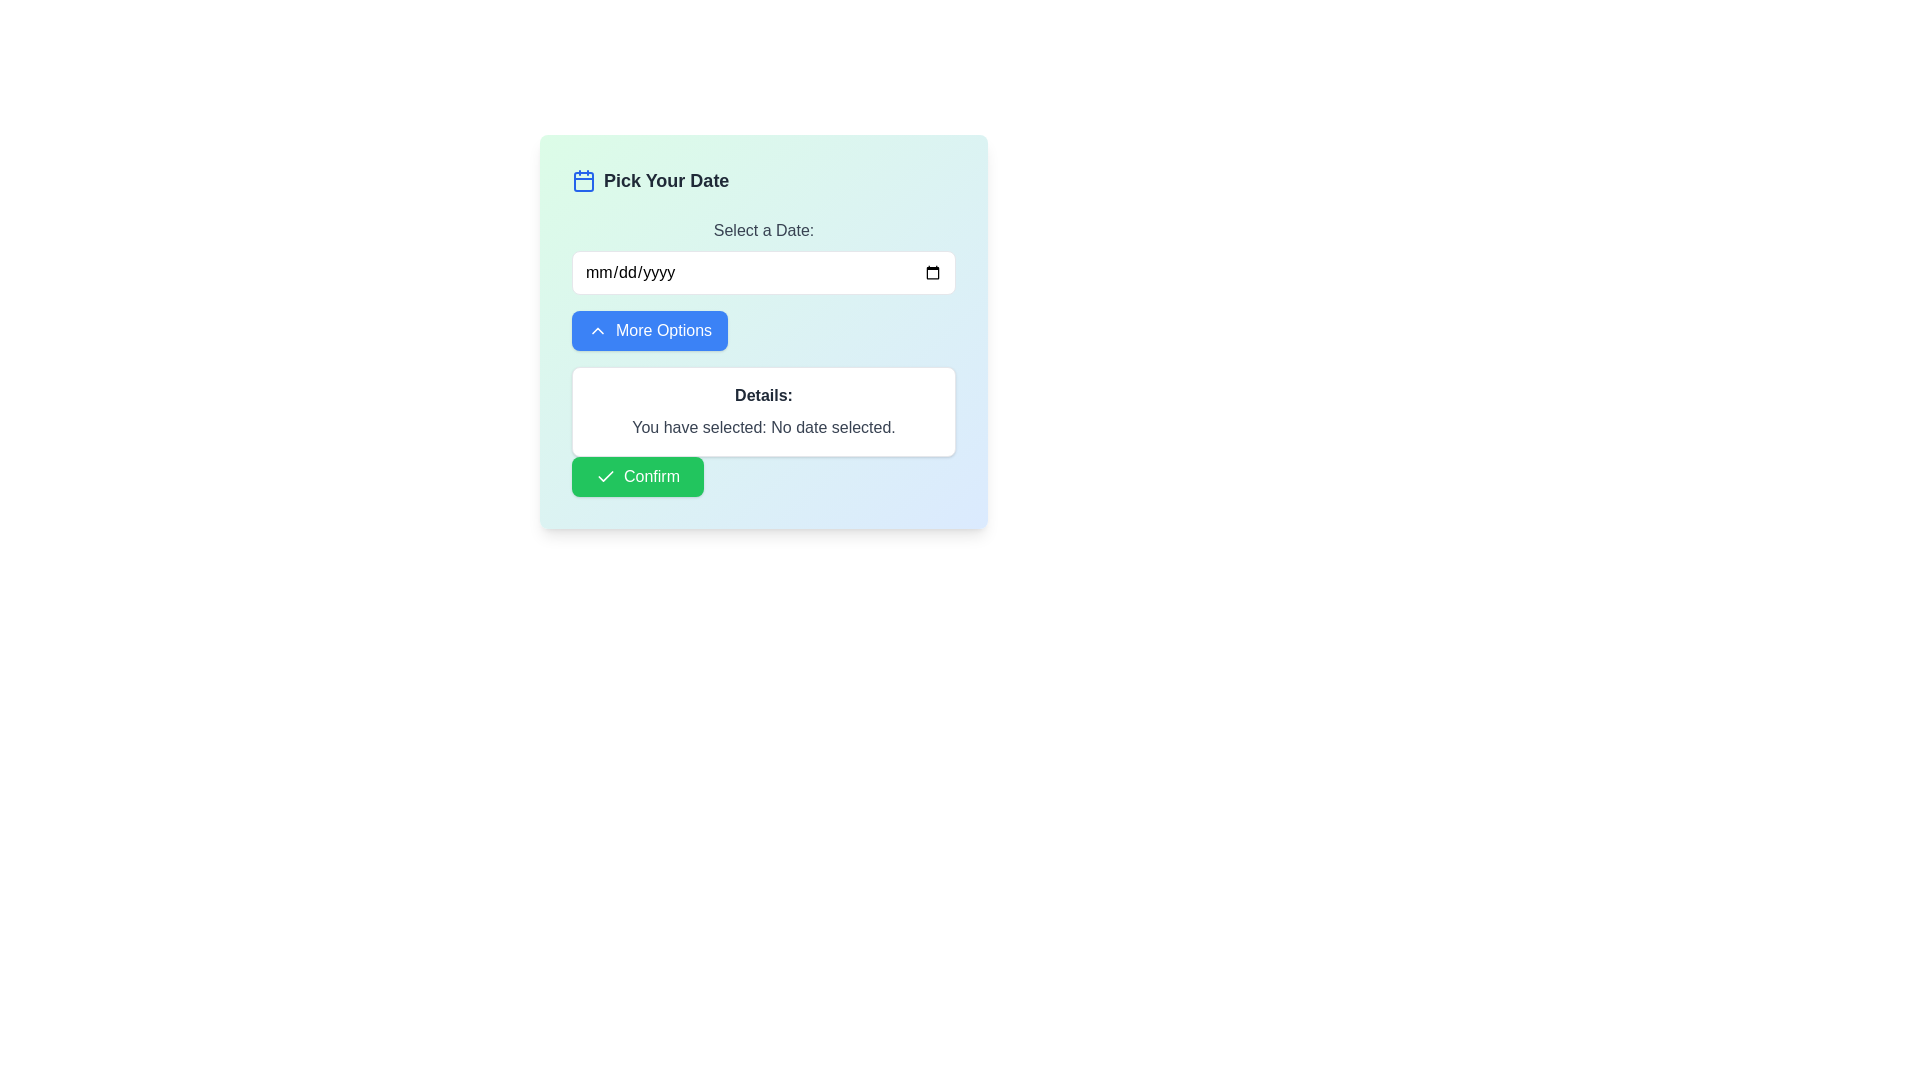 The height and width of the screenshot is (1080, 1920). What do you see at coordinates (604, 477) in the screenshot?
I see `the check icon located to the left of the 'Confirm' text within the green button at the bottom of the main panel` at bounding box center [604, 477].